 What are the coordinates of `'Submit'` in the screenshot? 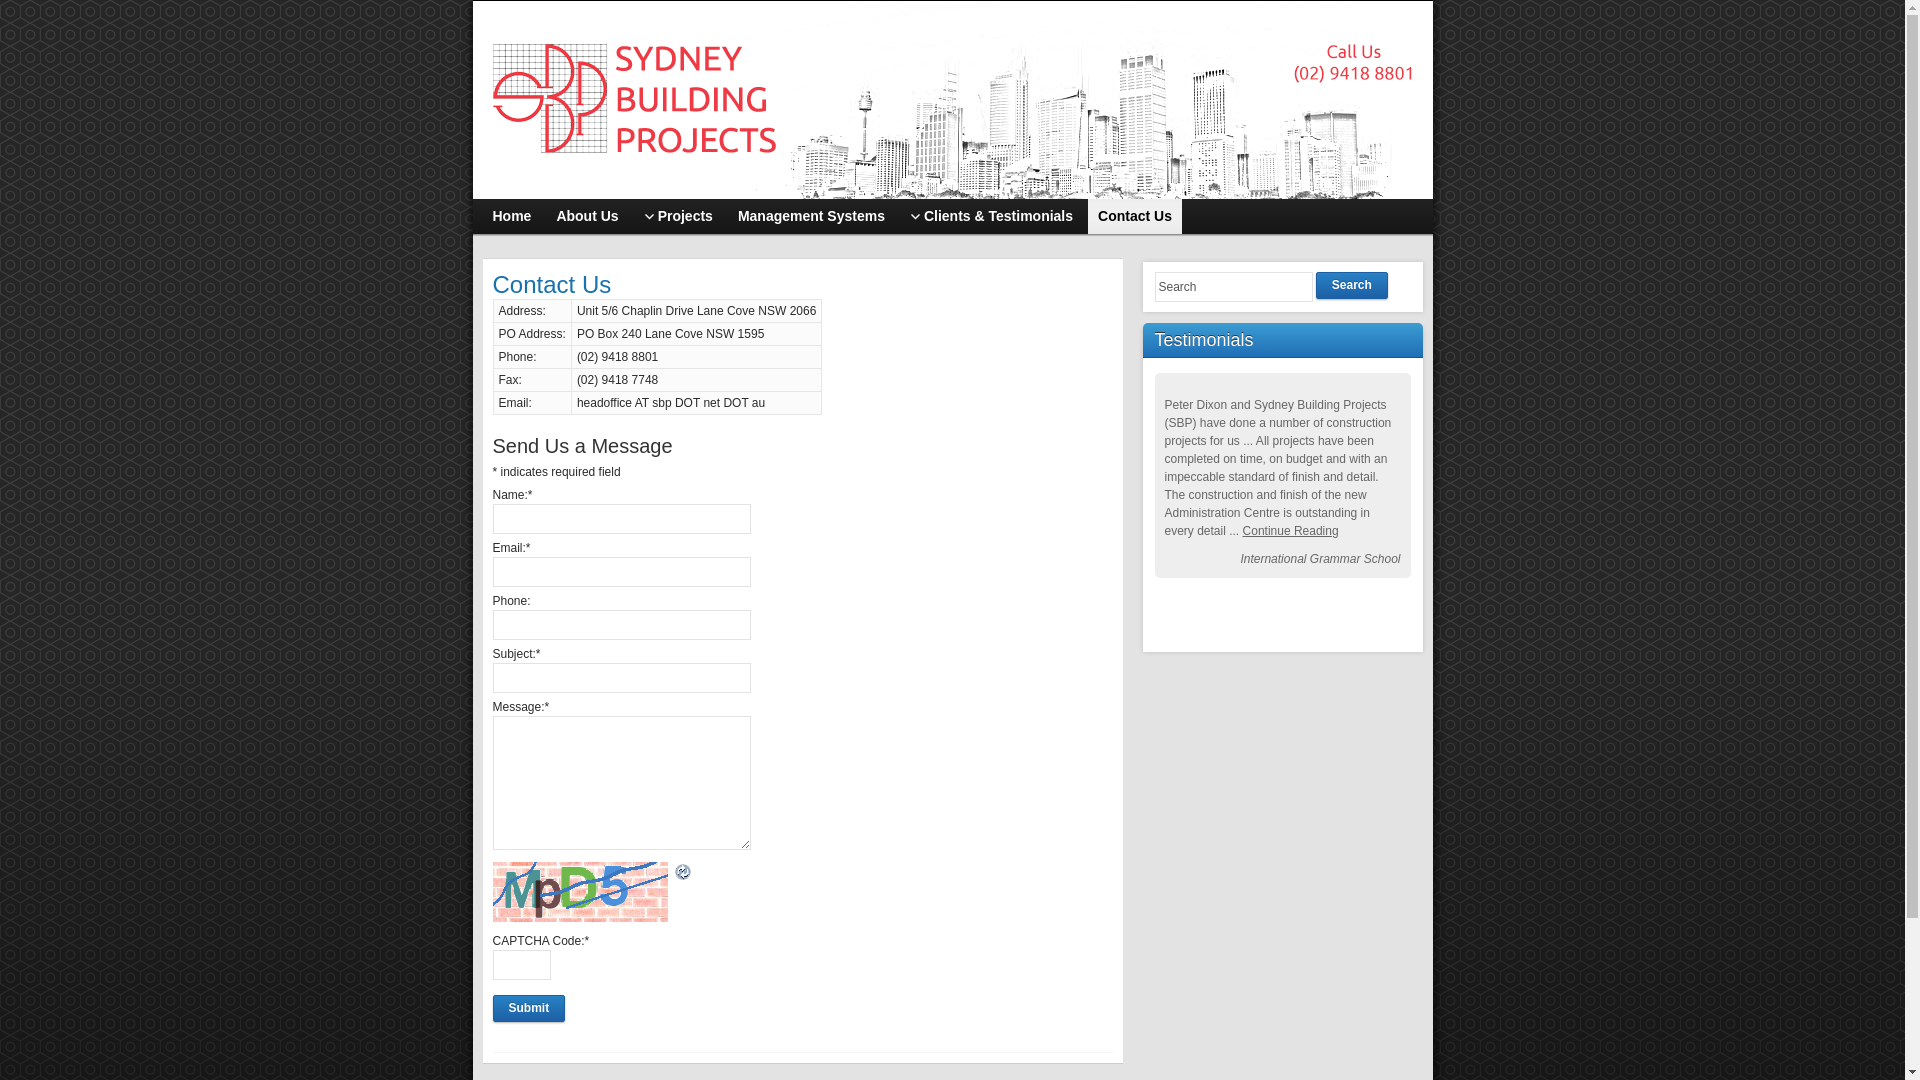 It's located at (528, 1008).